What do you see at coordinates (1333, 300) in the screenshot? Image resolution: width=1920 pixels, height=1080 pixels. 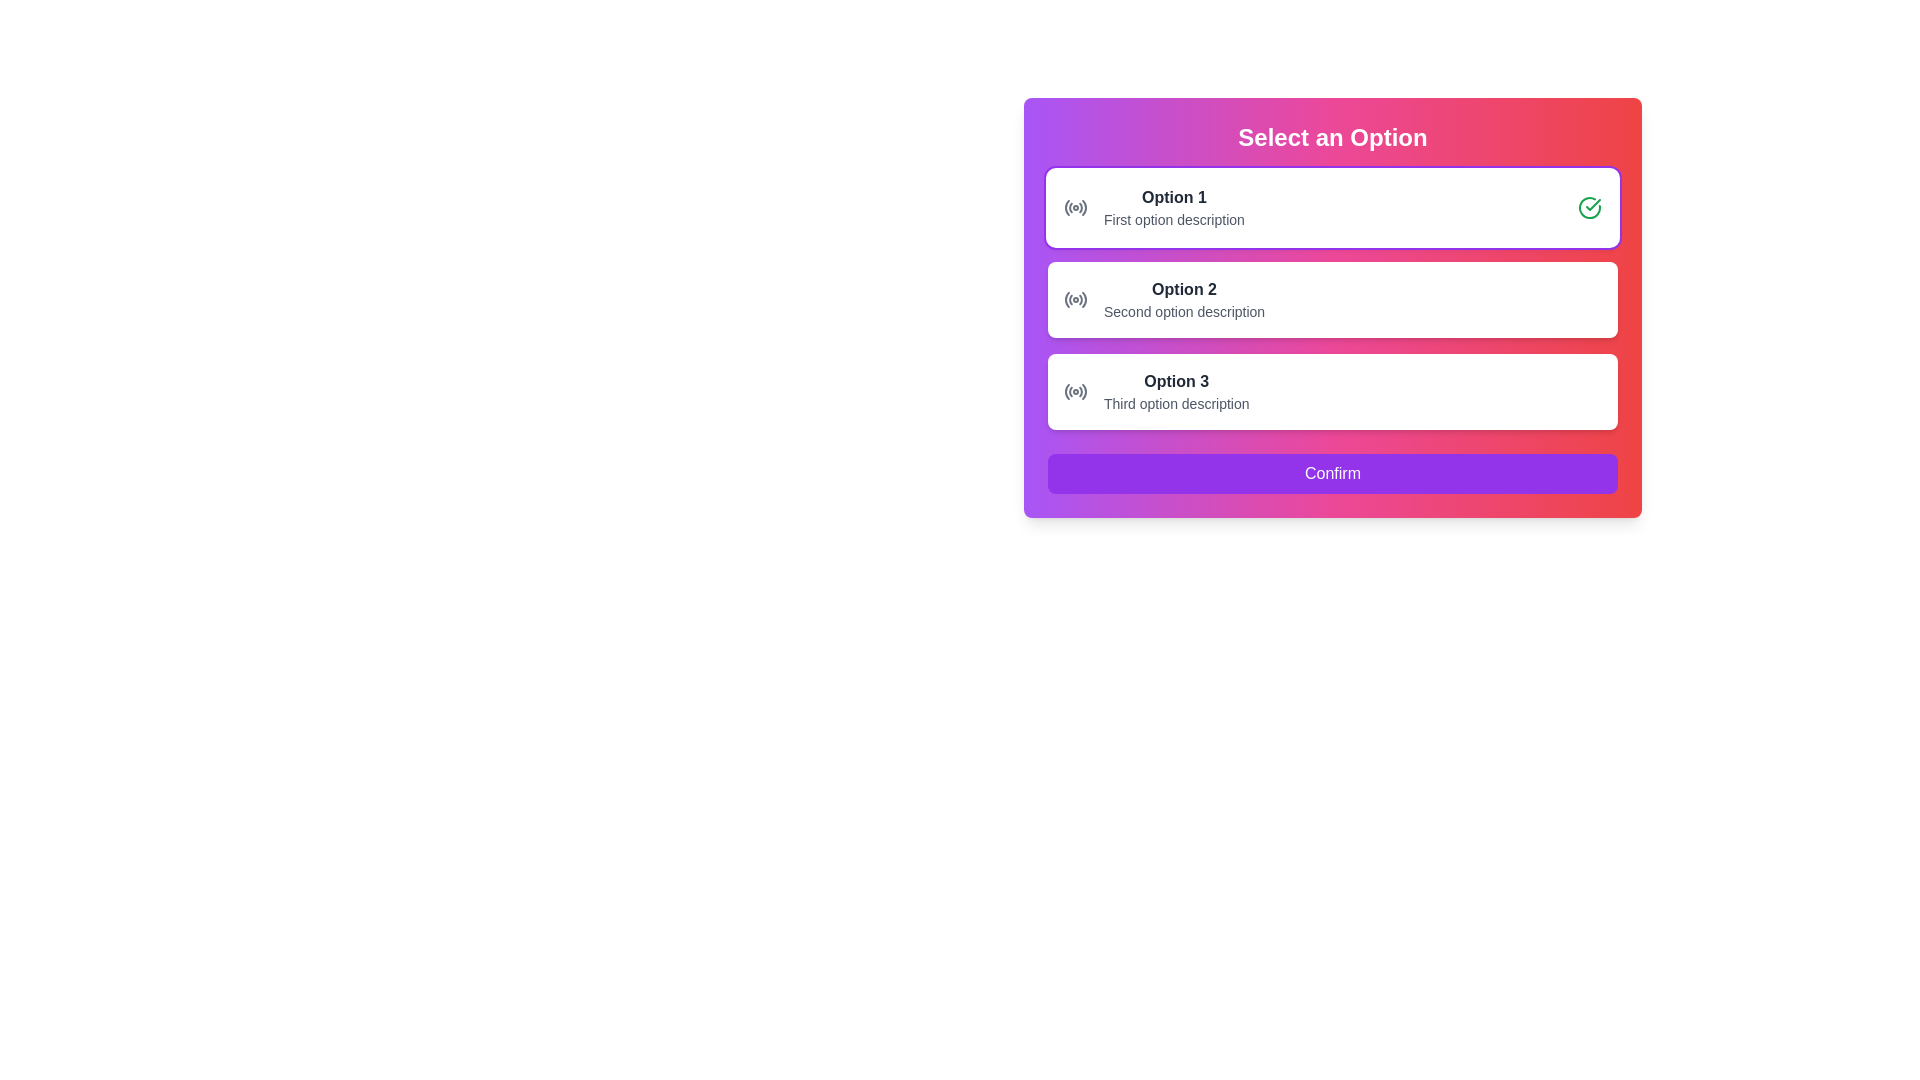 I see `the second selectable card that displays 'Option 2' in bold and 'Second option description' below it` at bounding box center [1333, 300].